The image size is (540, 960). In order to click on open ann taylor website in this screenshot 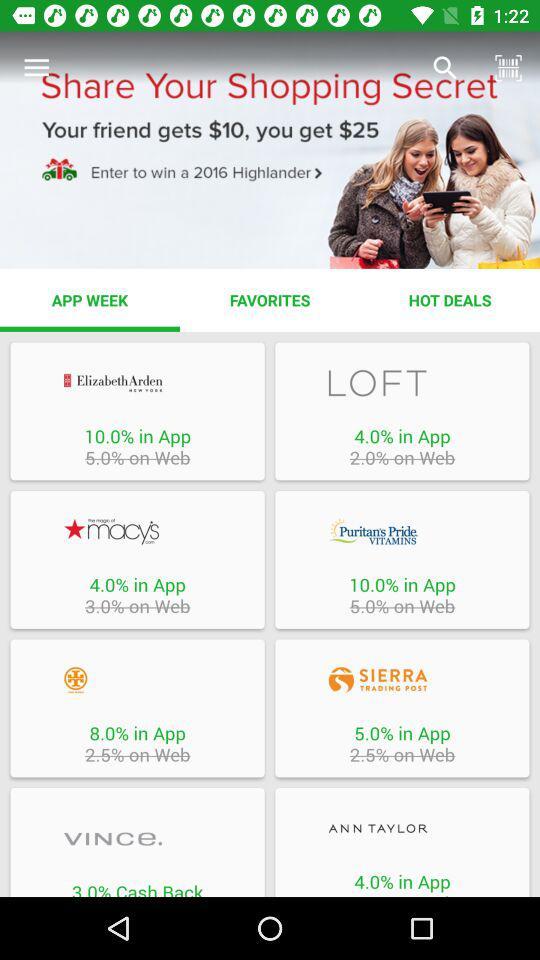, I will do `click(402, 828)`.